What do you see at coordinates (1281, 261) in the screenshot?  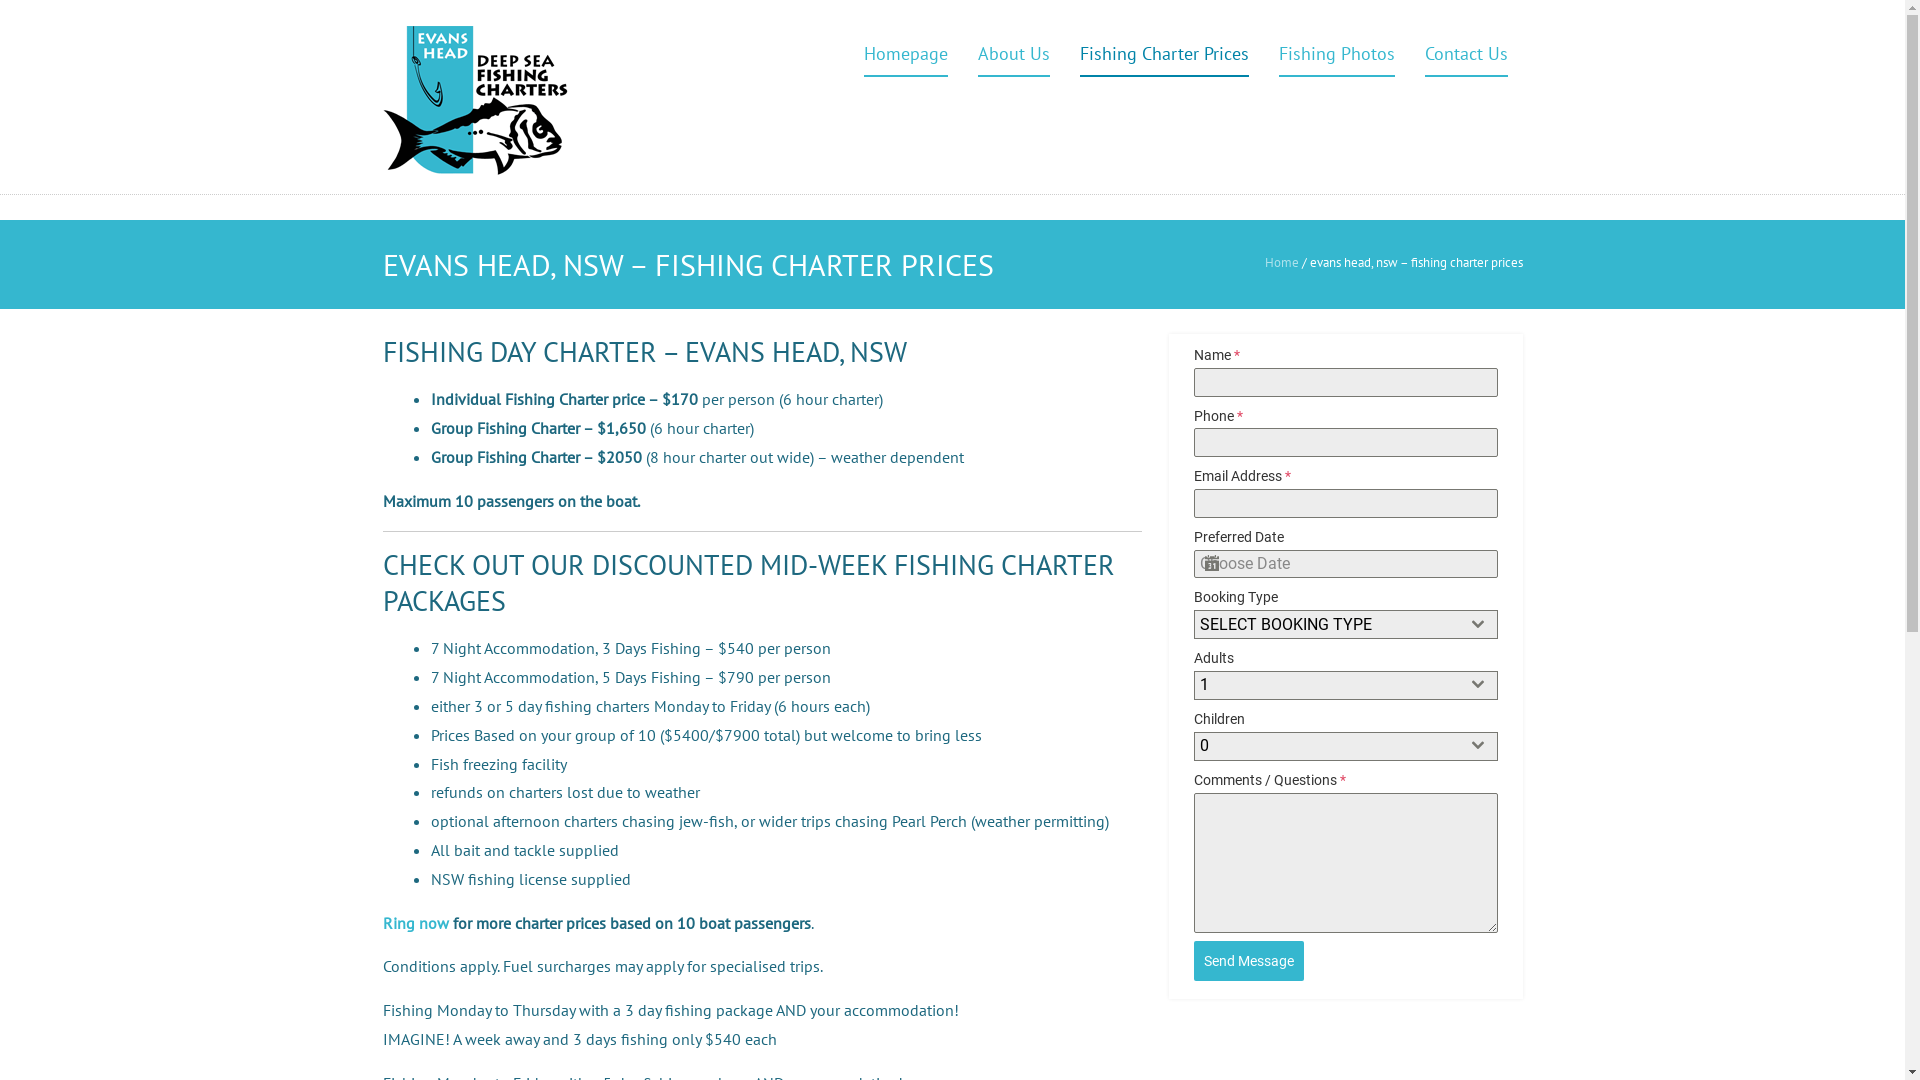 I see `'Home'` at bounding box center [1281, 261].